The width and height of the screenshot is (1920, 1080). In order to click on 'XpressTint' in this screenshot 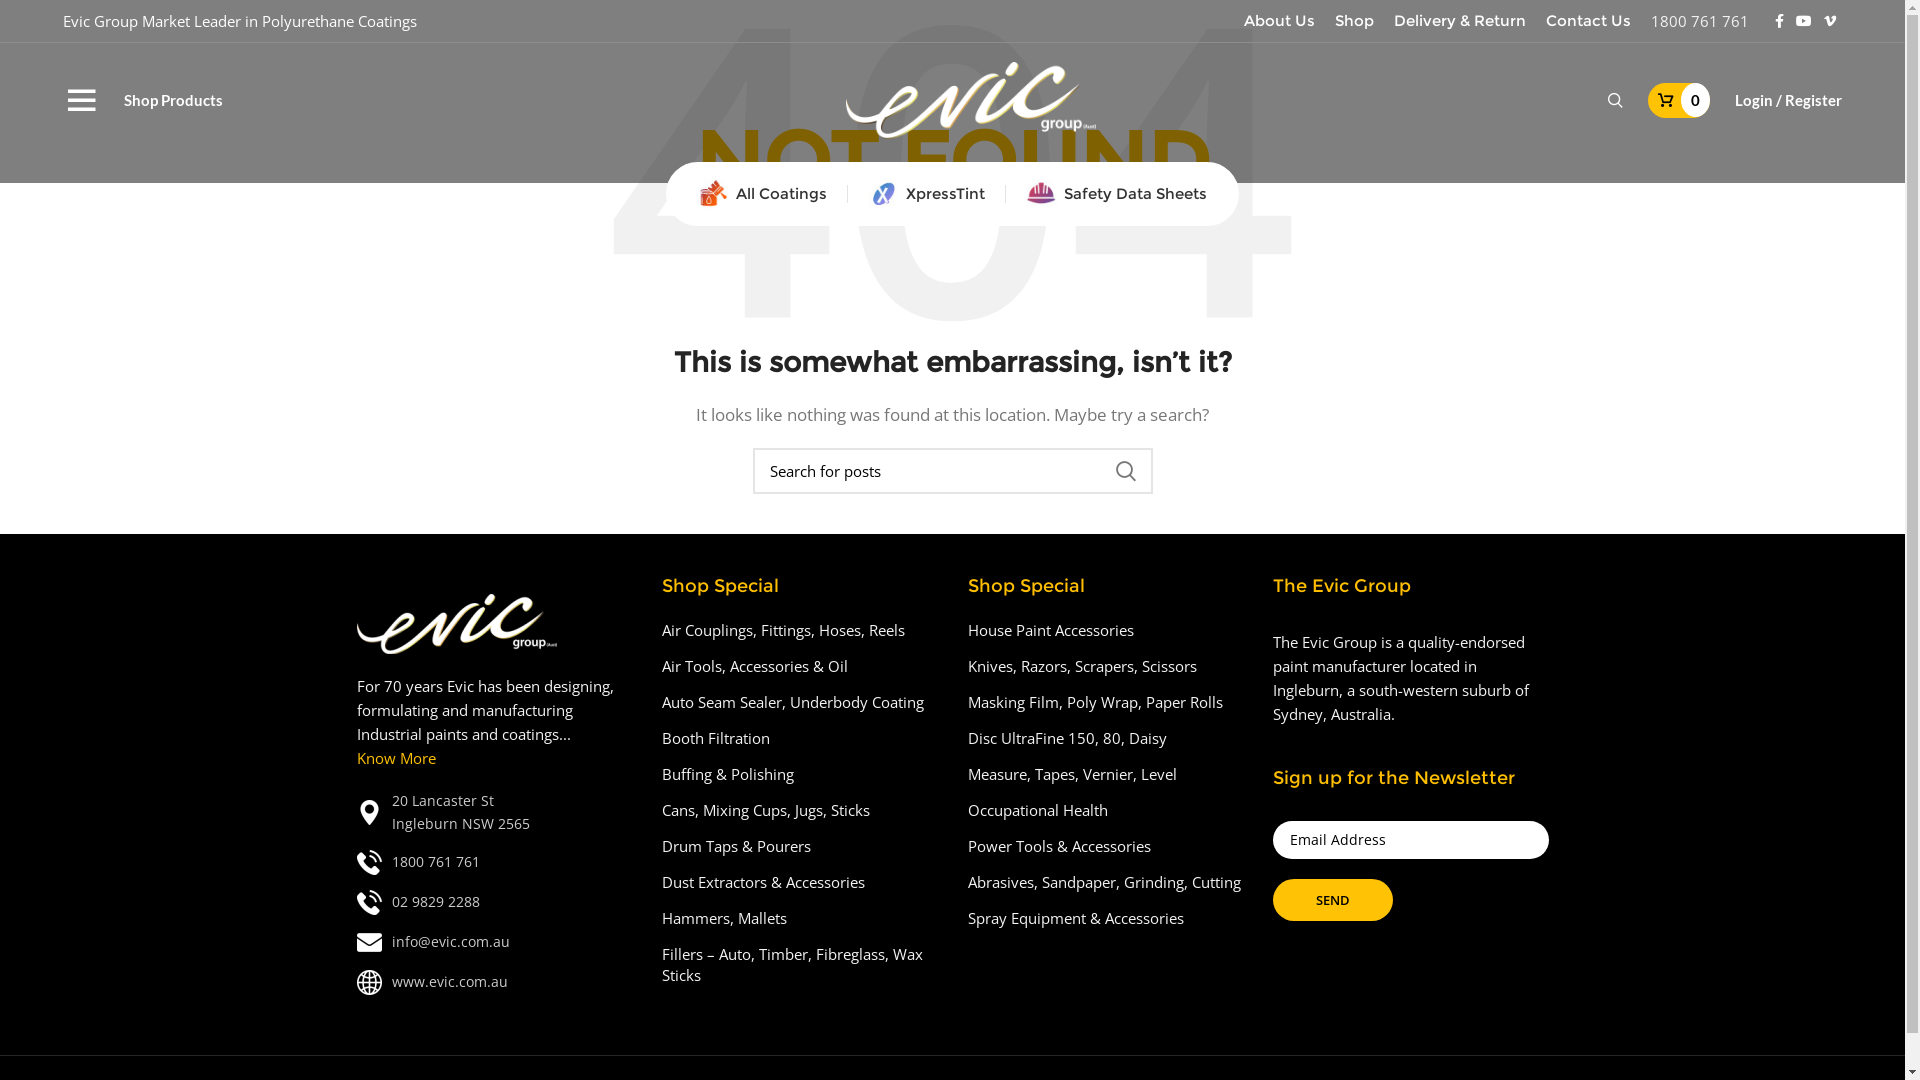, I will do `click(848, 193)`.